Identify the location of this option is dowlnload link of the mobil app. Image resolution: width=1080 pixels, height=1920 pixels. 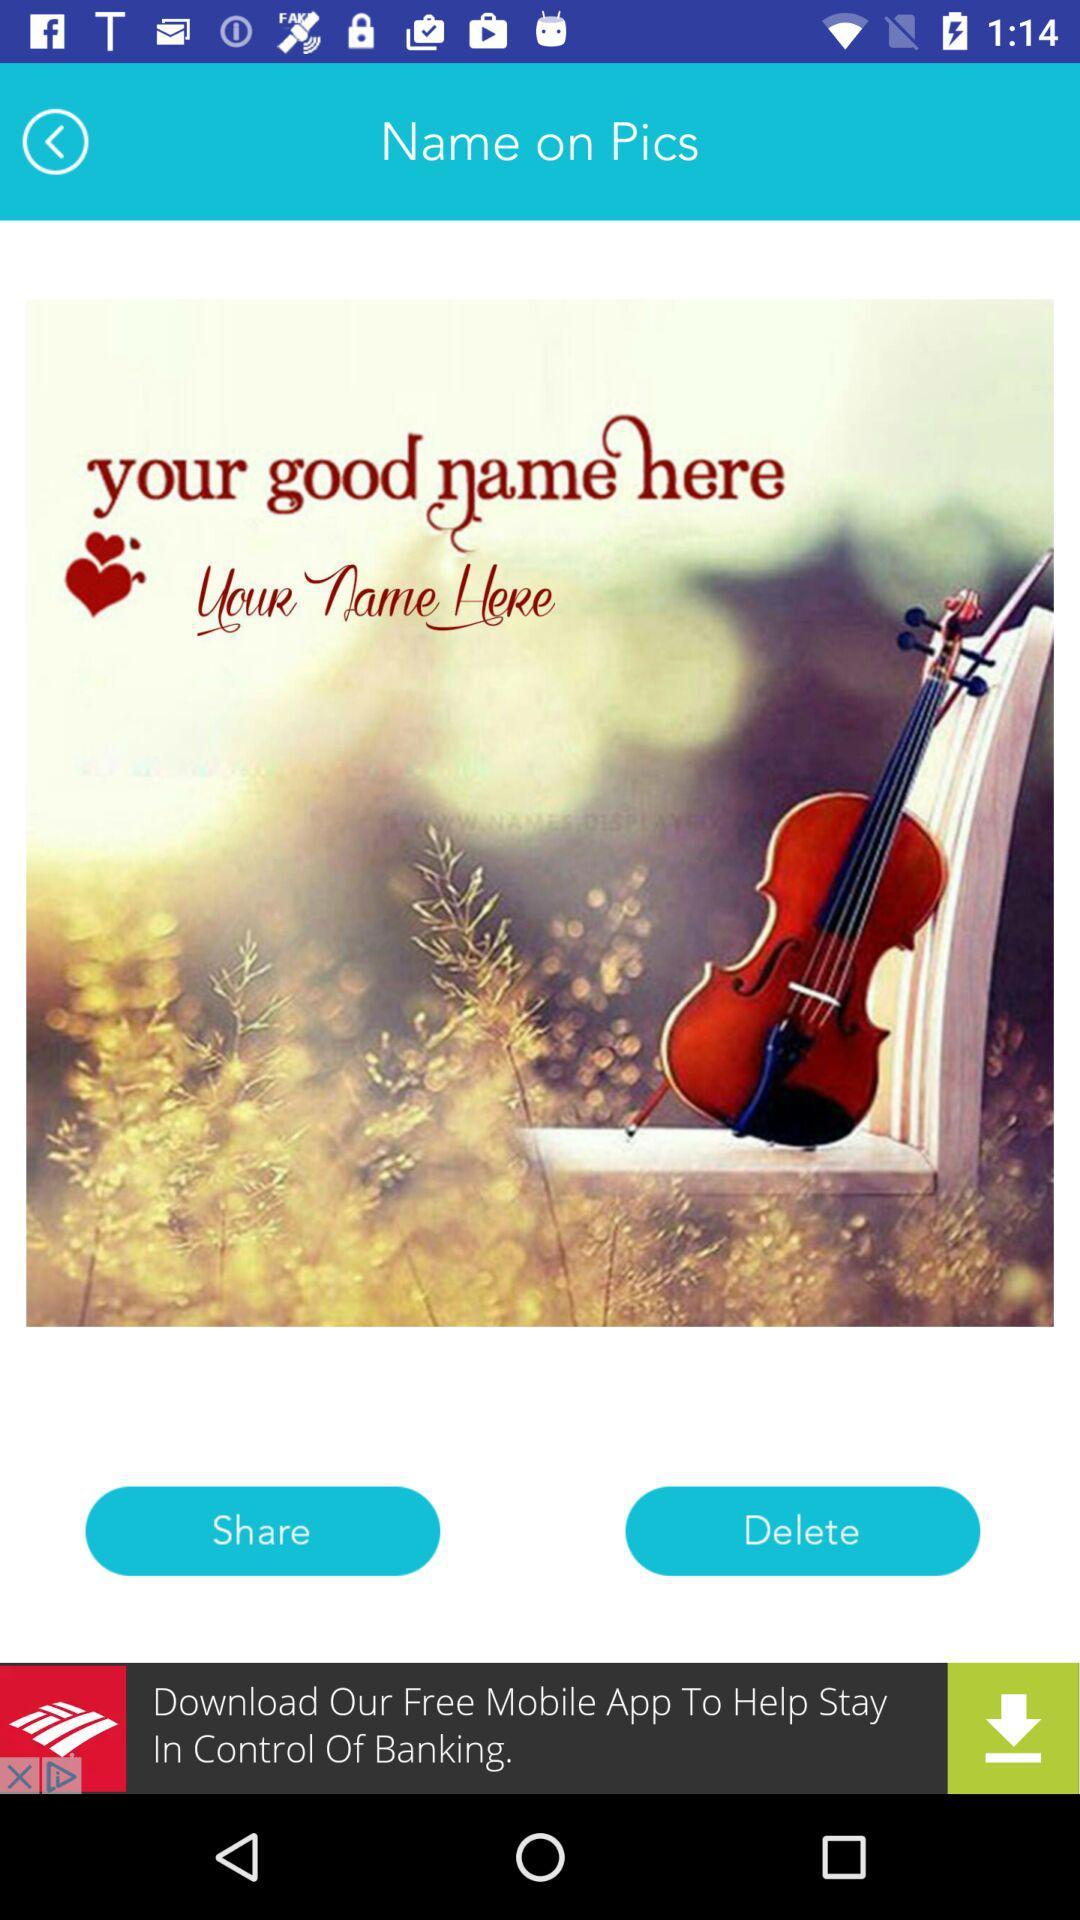
(540, 1727).